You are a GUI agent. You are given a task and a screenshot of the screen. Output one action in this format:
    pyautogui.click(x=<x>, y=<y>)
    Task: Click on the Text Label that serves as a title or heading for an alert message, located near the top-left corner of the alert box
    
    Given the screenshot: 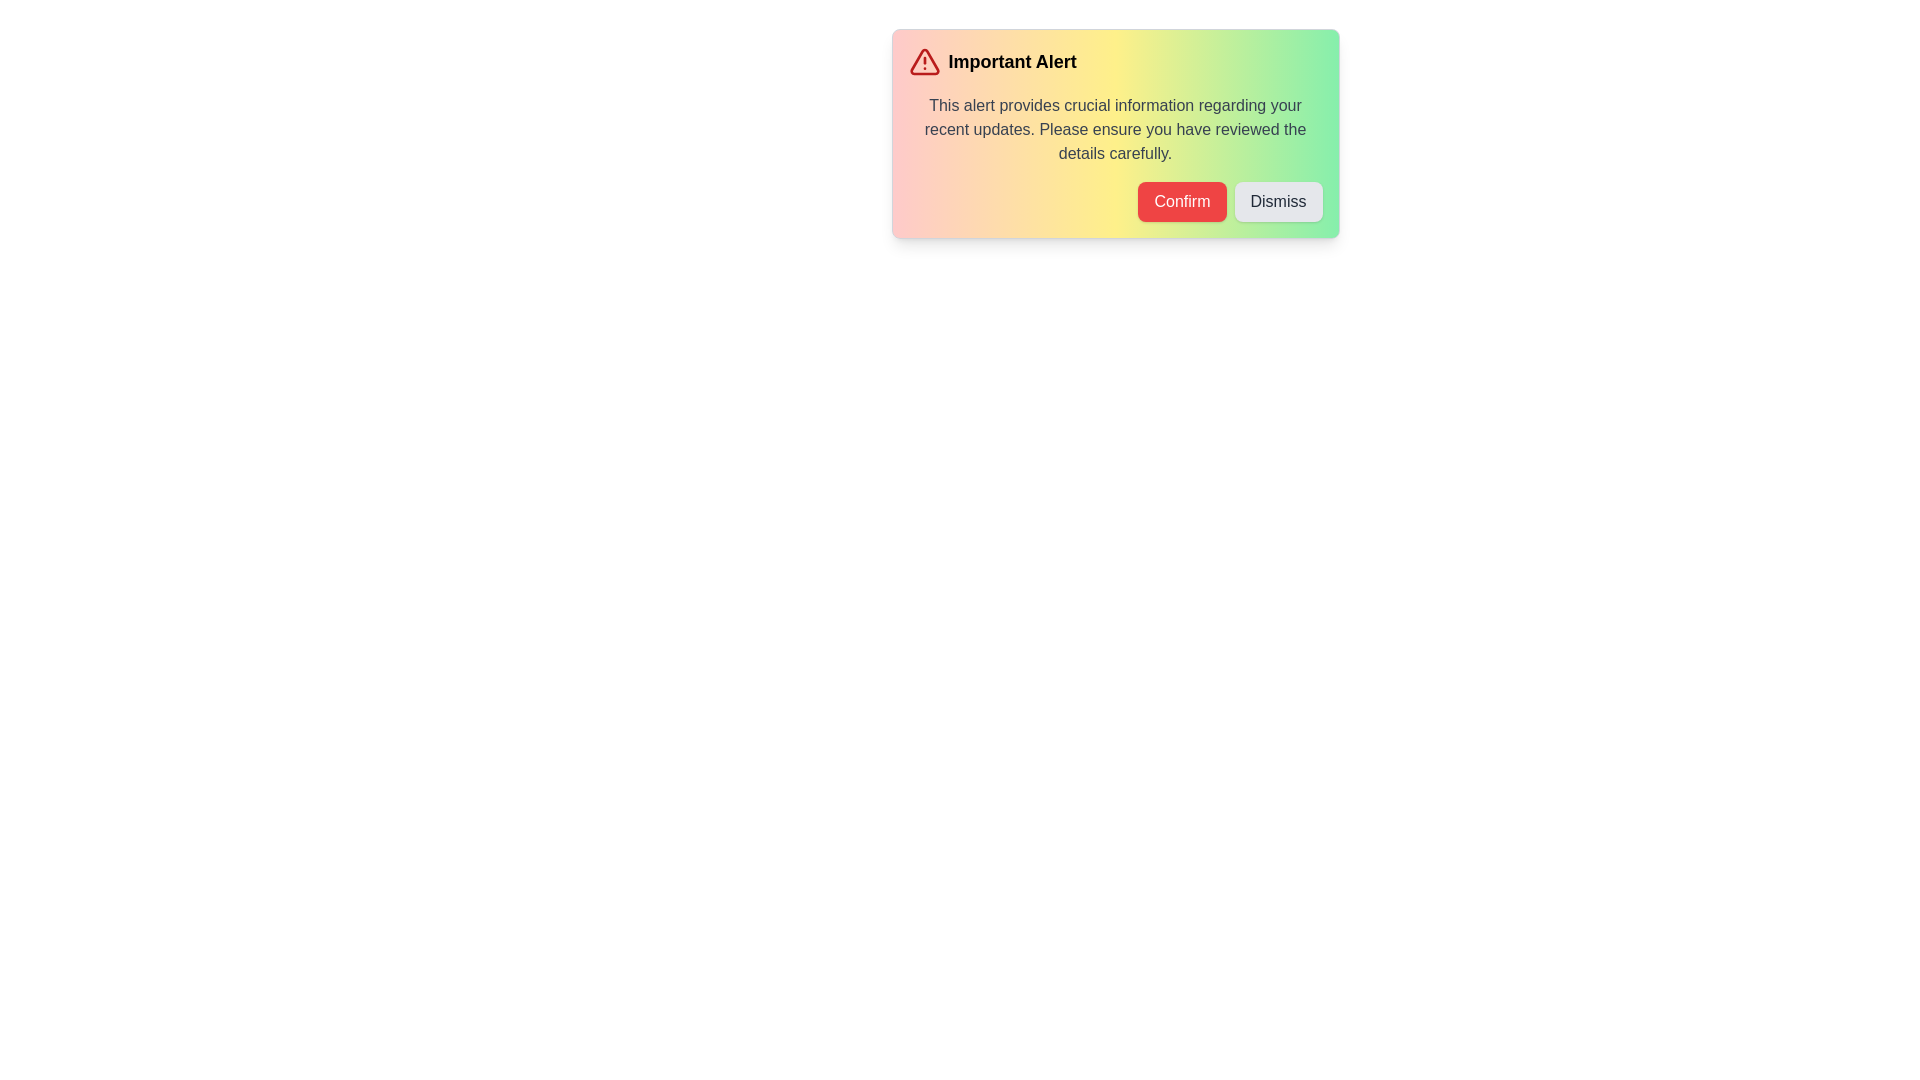 What is the action you would take?
    pyautogui.click(x=1012, y=60)
    